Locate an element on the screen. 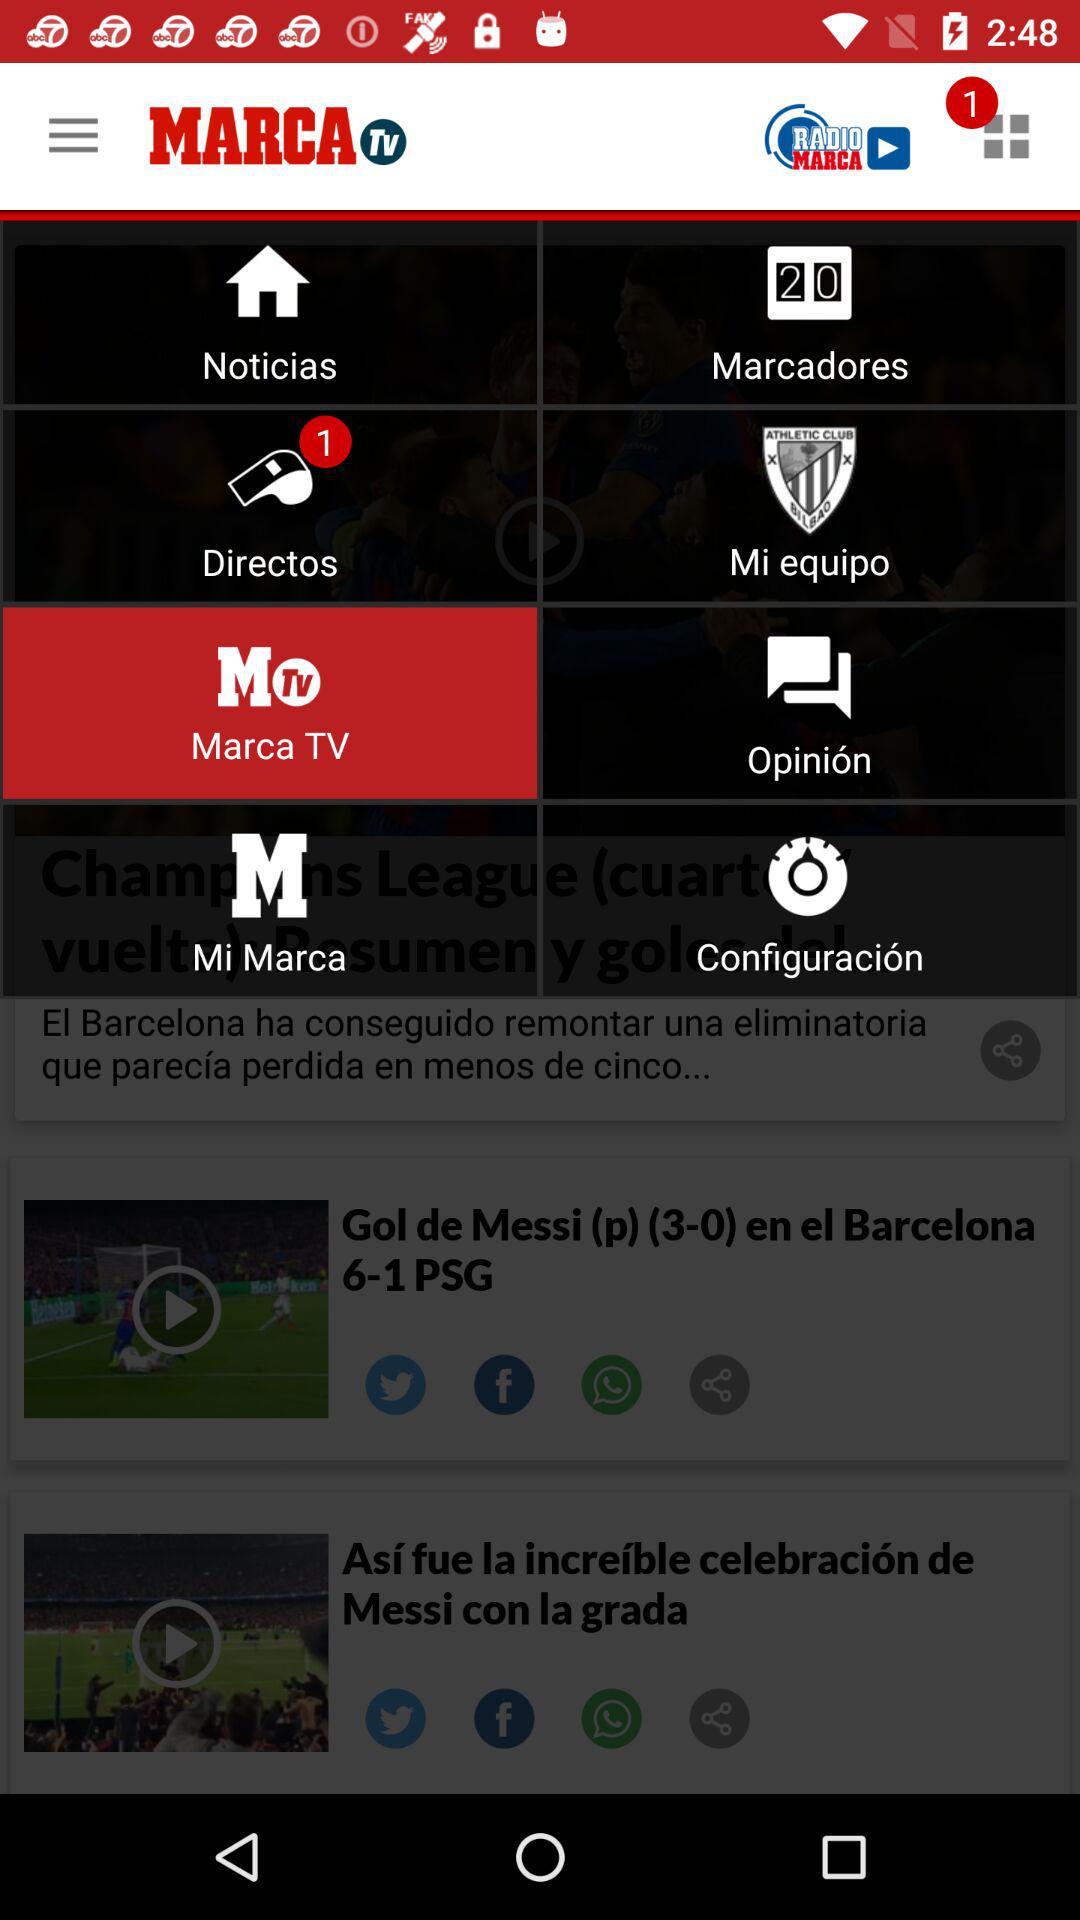 The height and width of the screenshot is (1920, 1080). settings is located at coordinates (810, 899).